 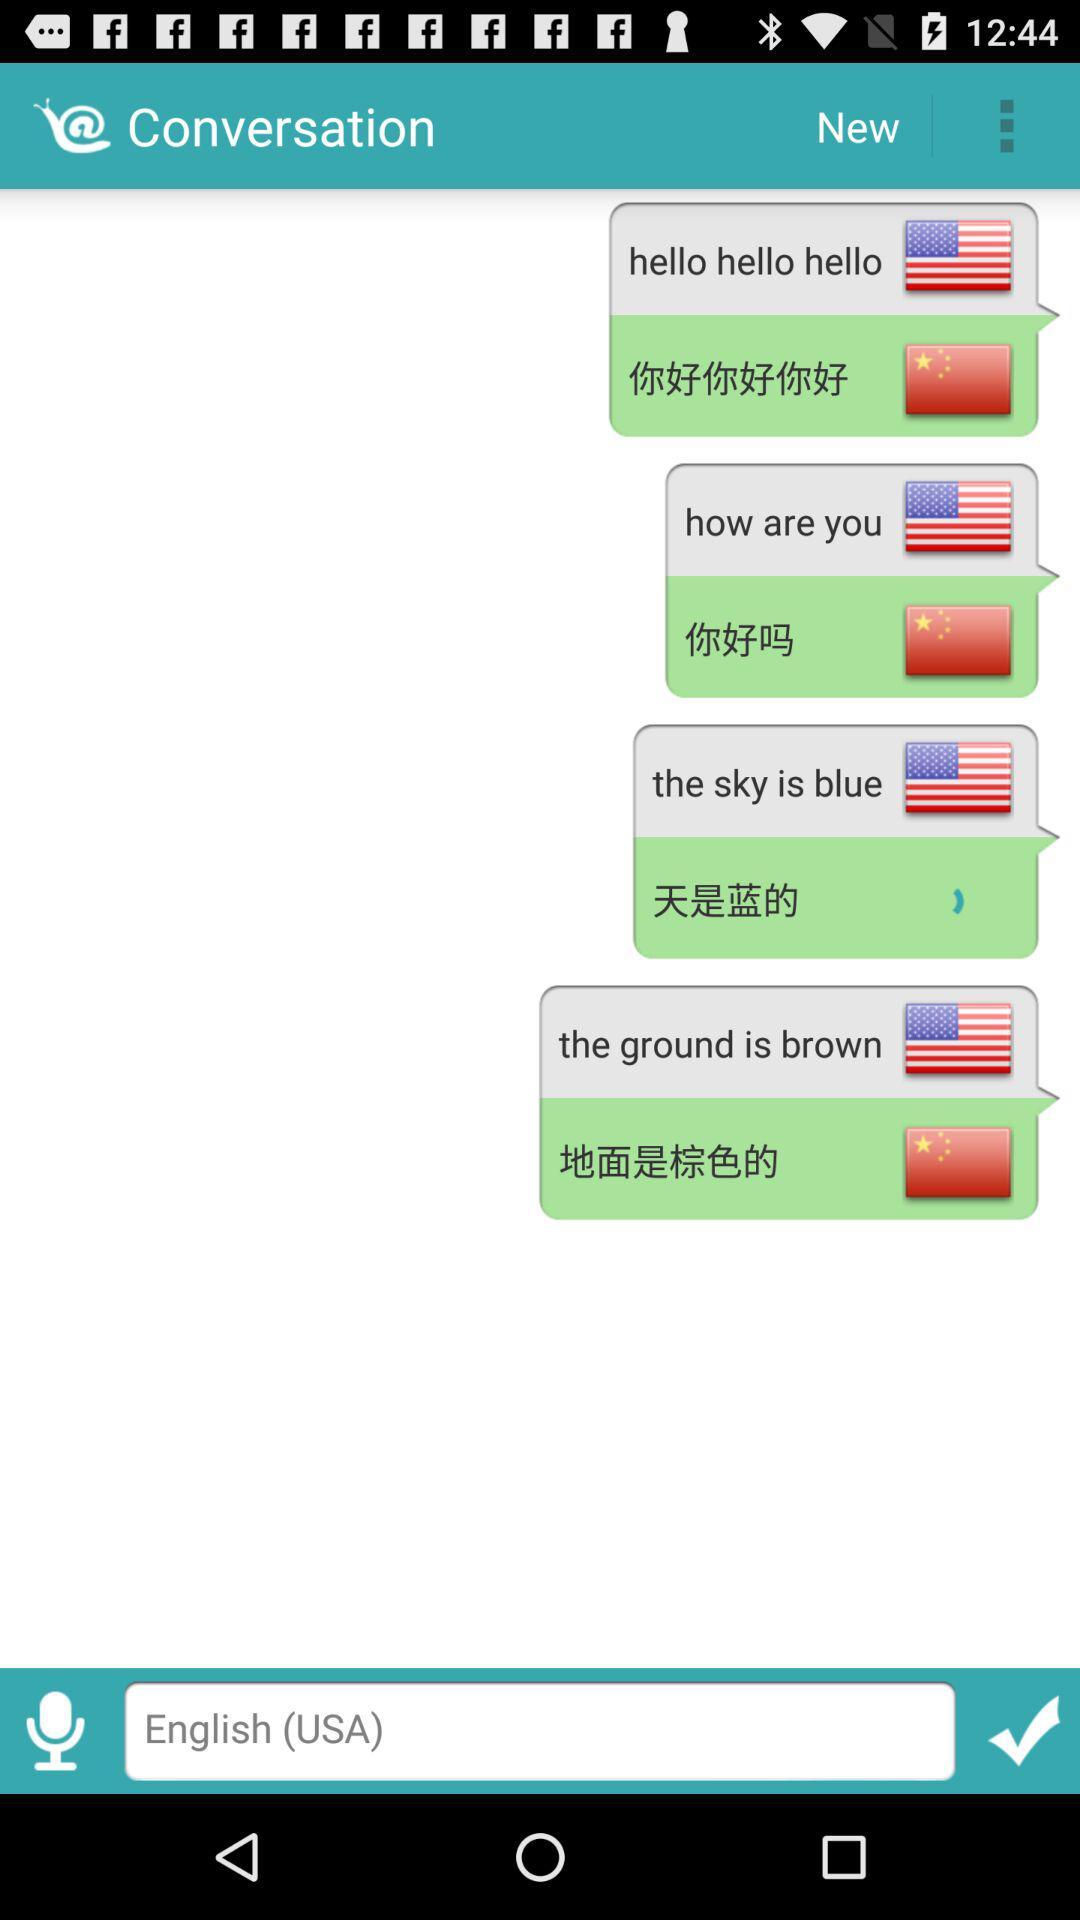 I want to click on icon next to the new icon, so click(x=1006, y=124).